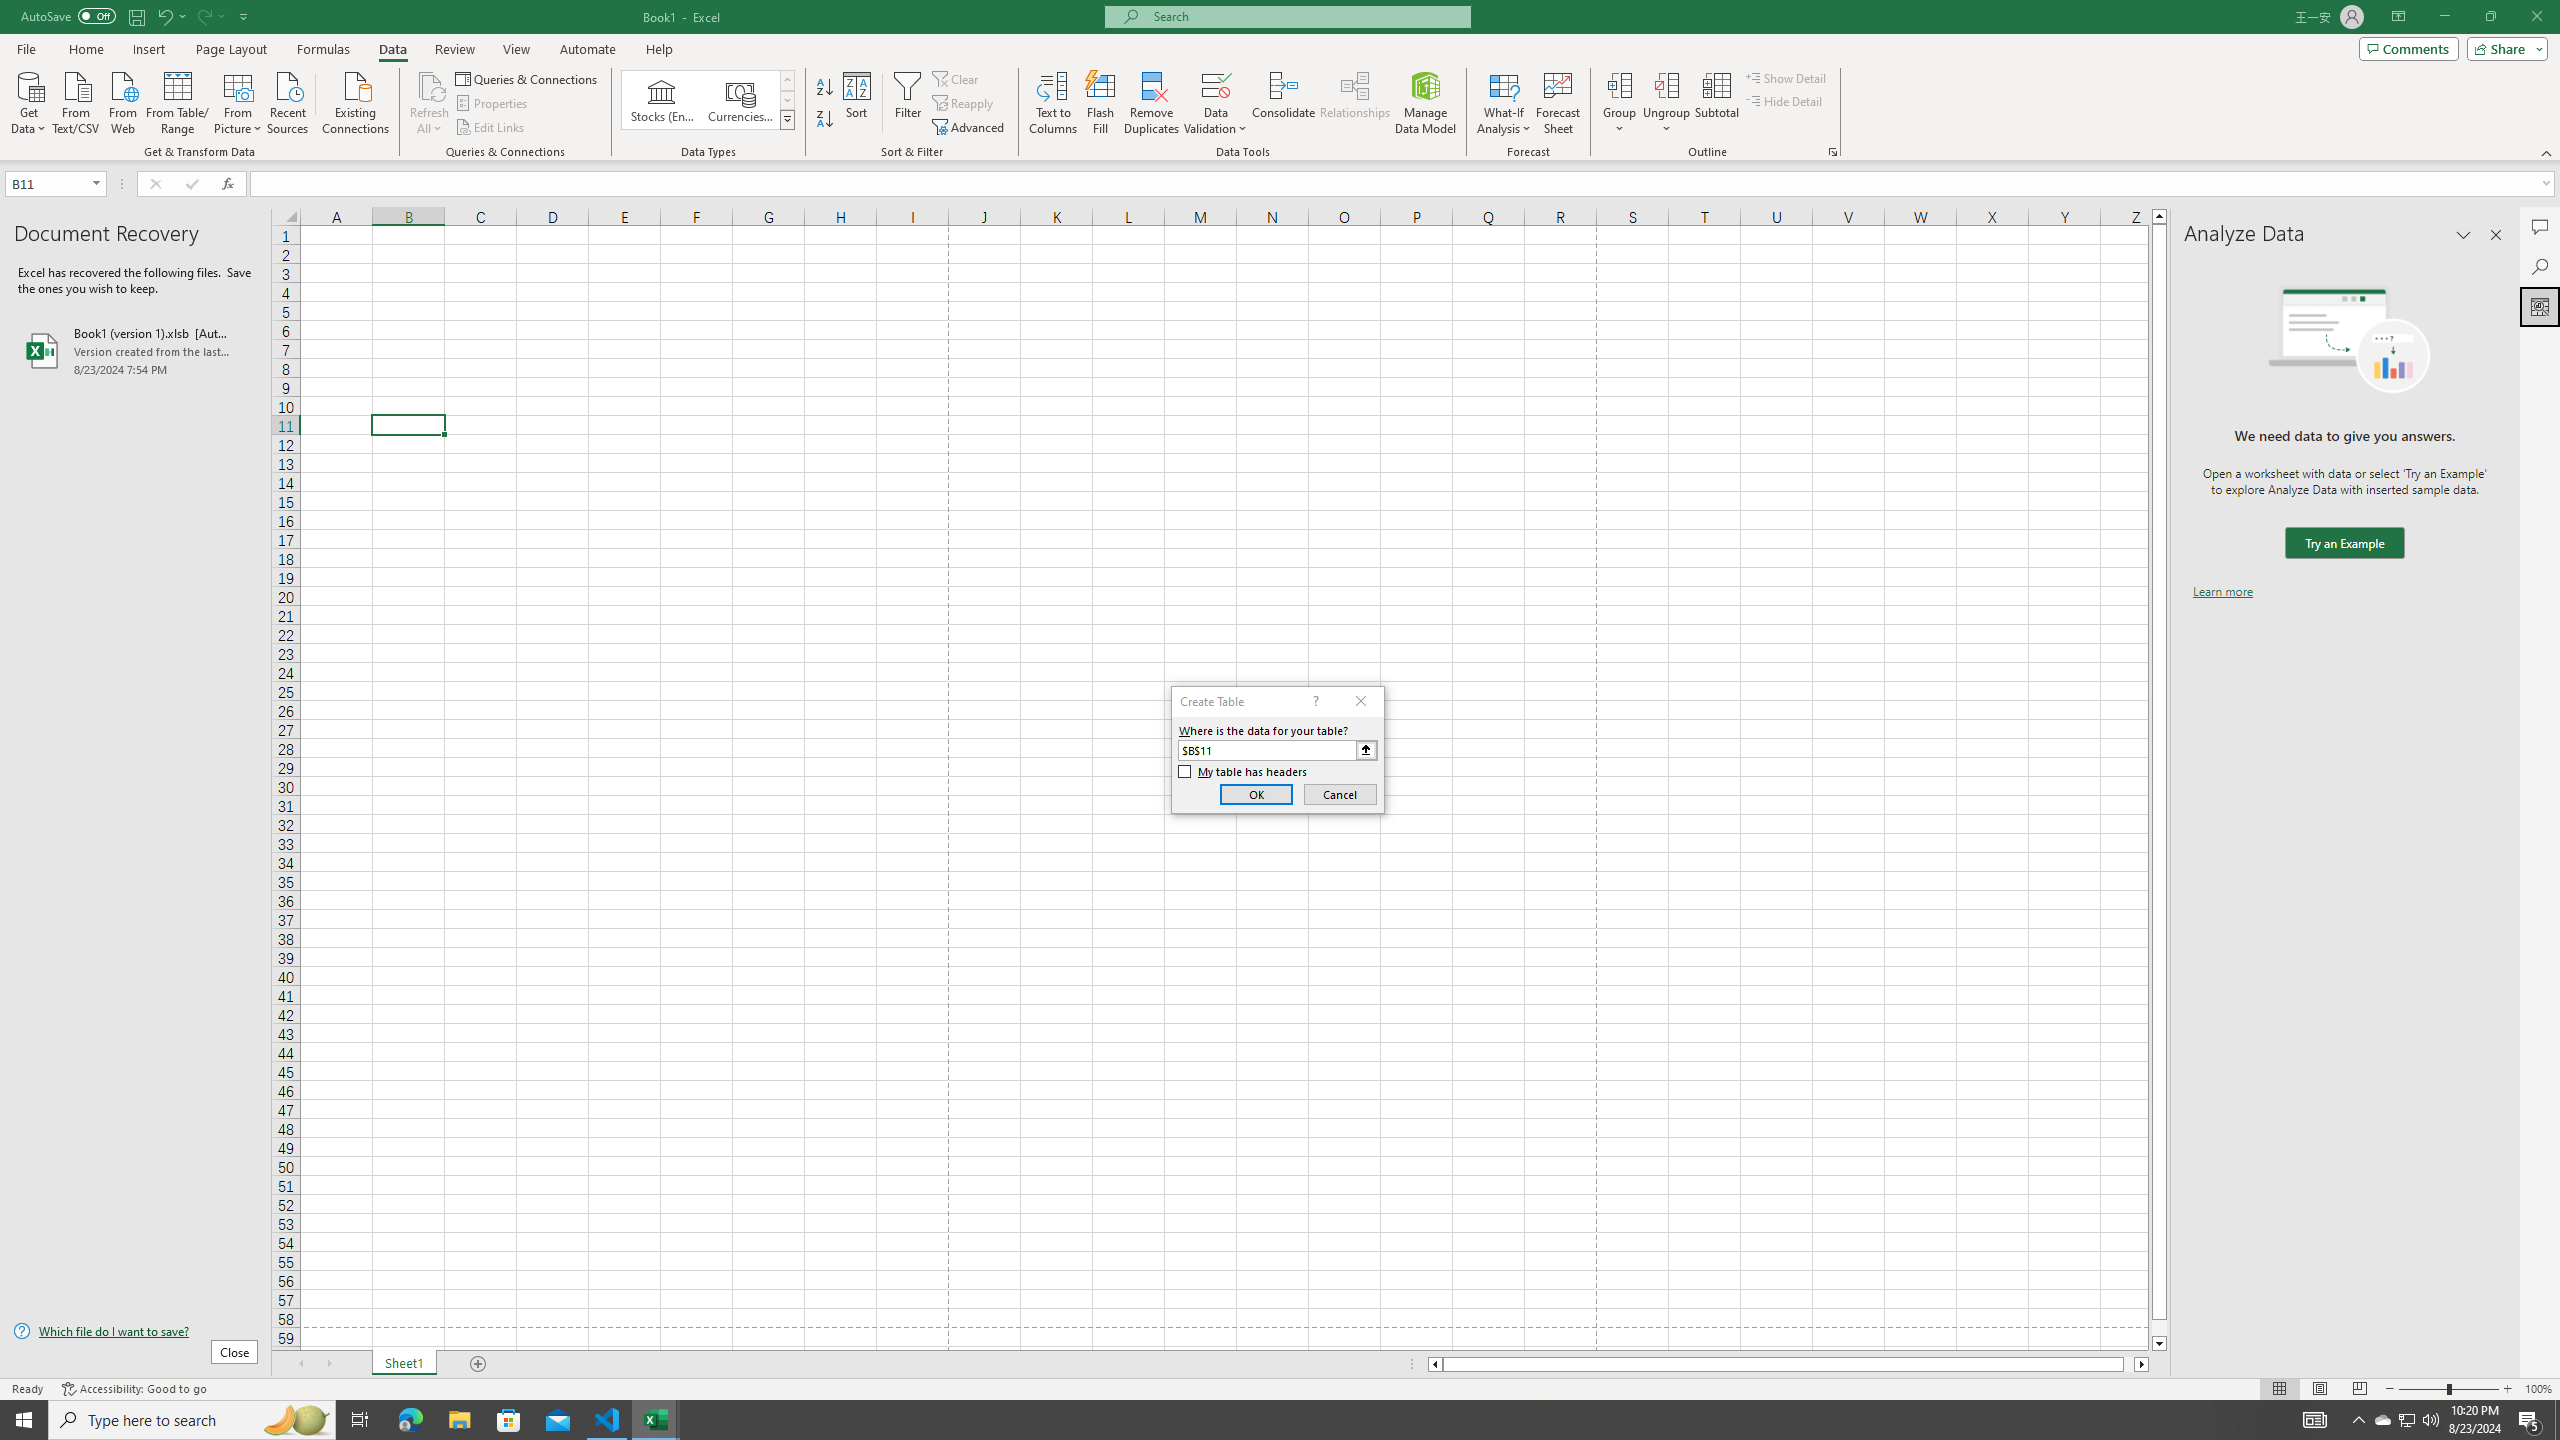  Describe the element at coordinates (2539, 267) in the screenshot. I see `'Search'` at that location.